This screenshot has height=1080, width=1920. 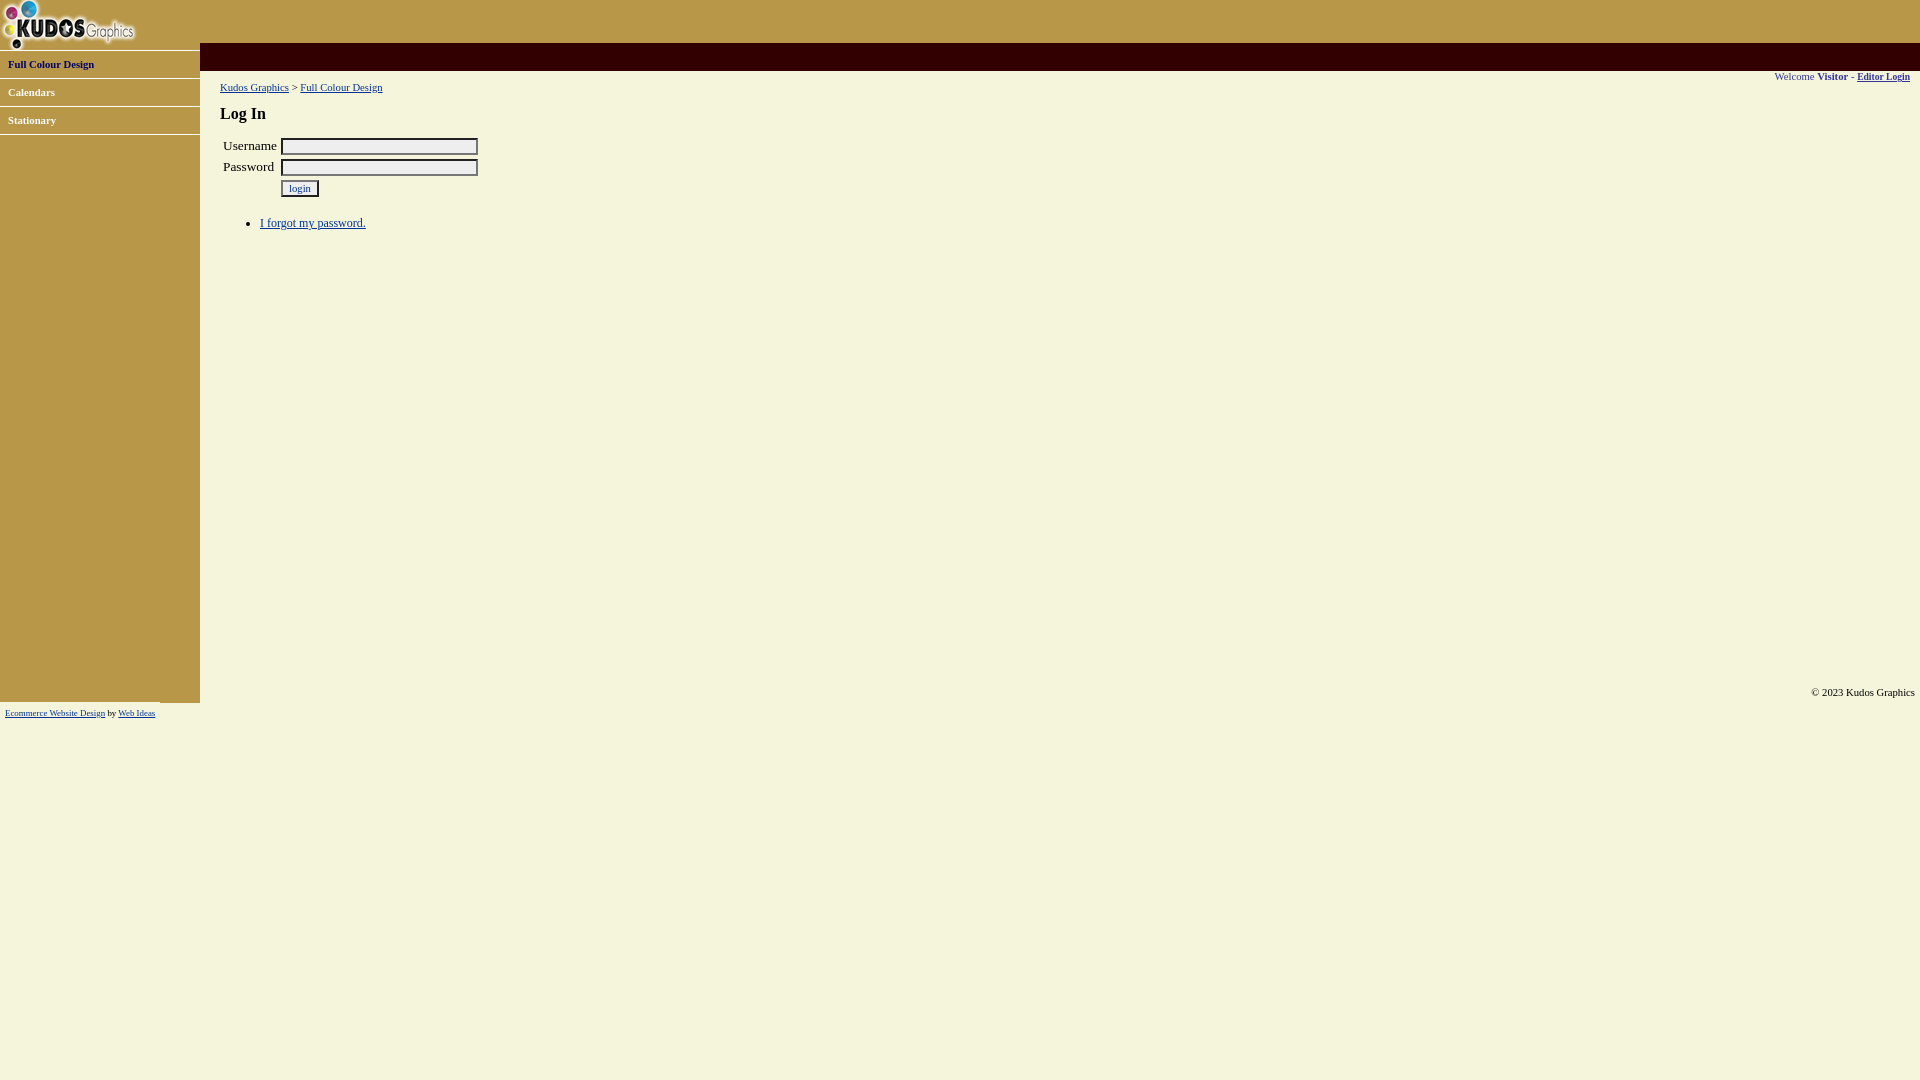 I want to click on 'Stationary', so click(x=32, y=120).